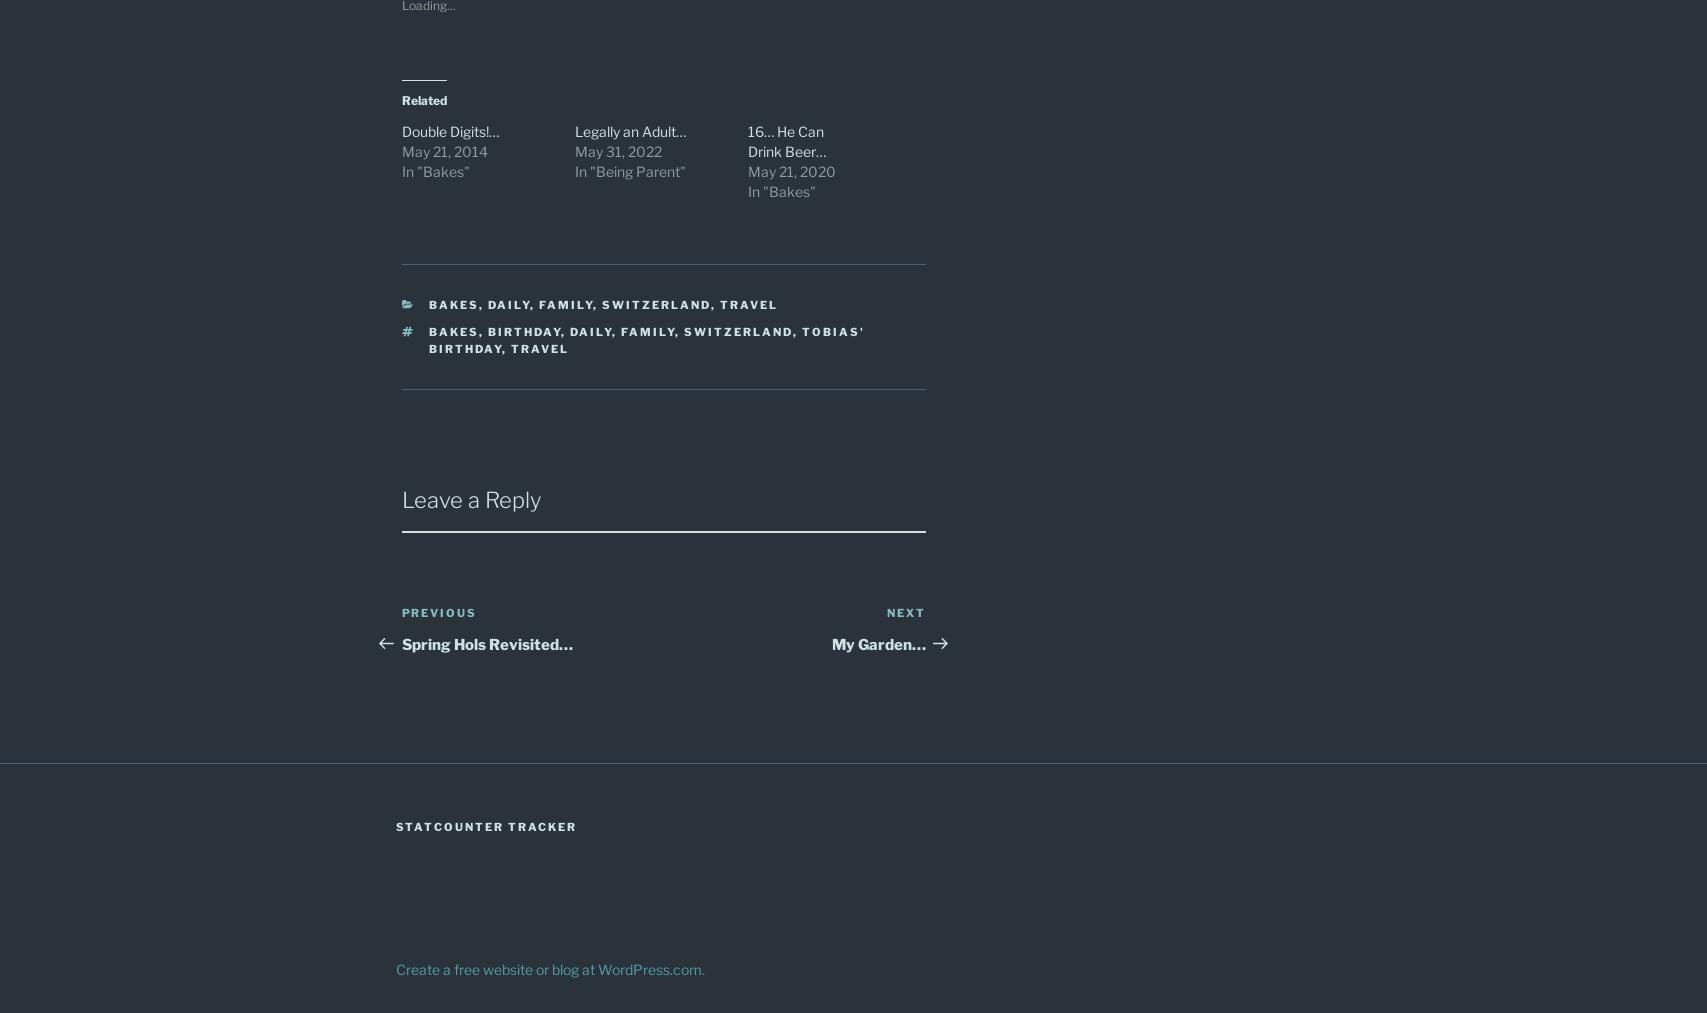 This screenshot has width=1707, height=1013. I want to click on 'switzerland', so click(738, 331).